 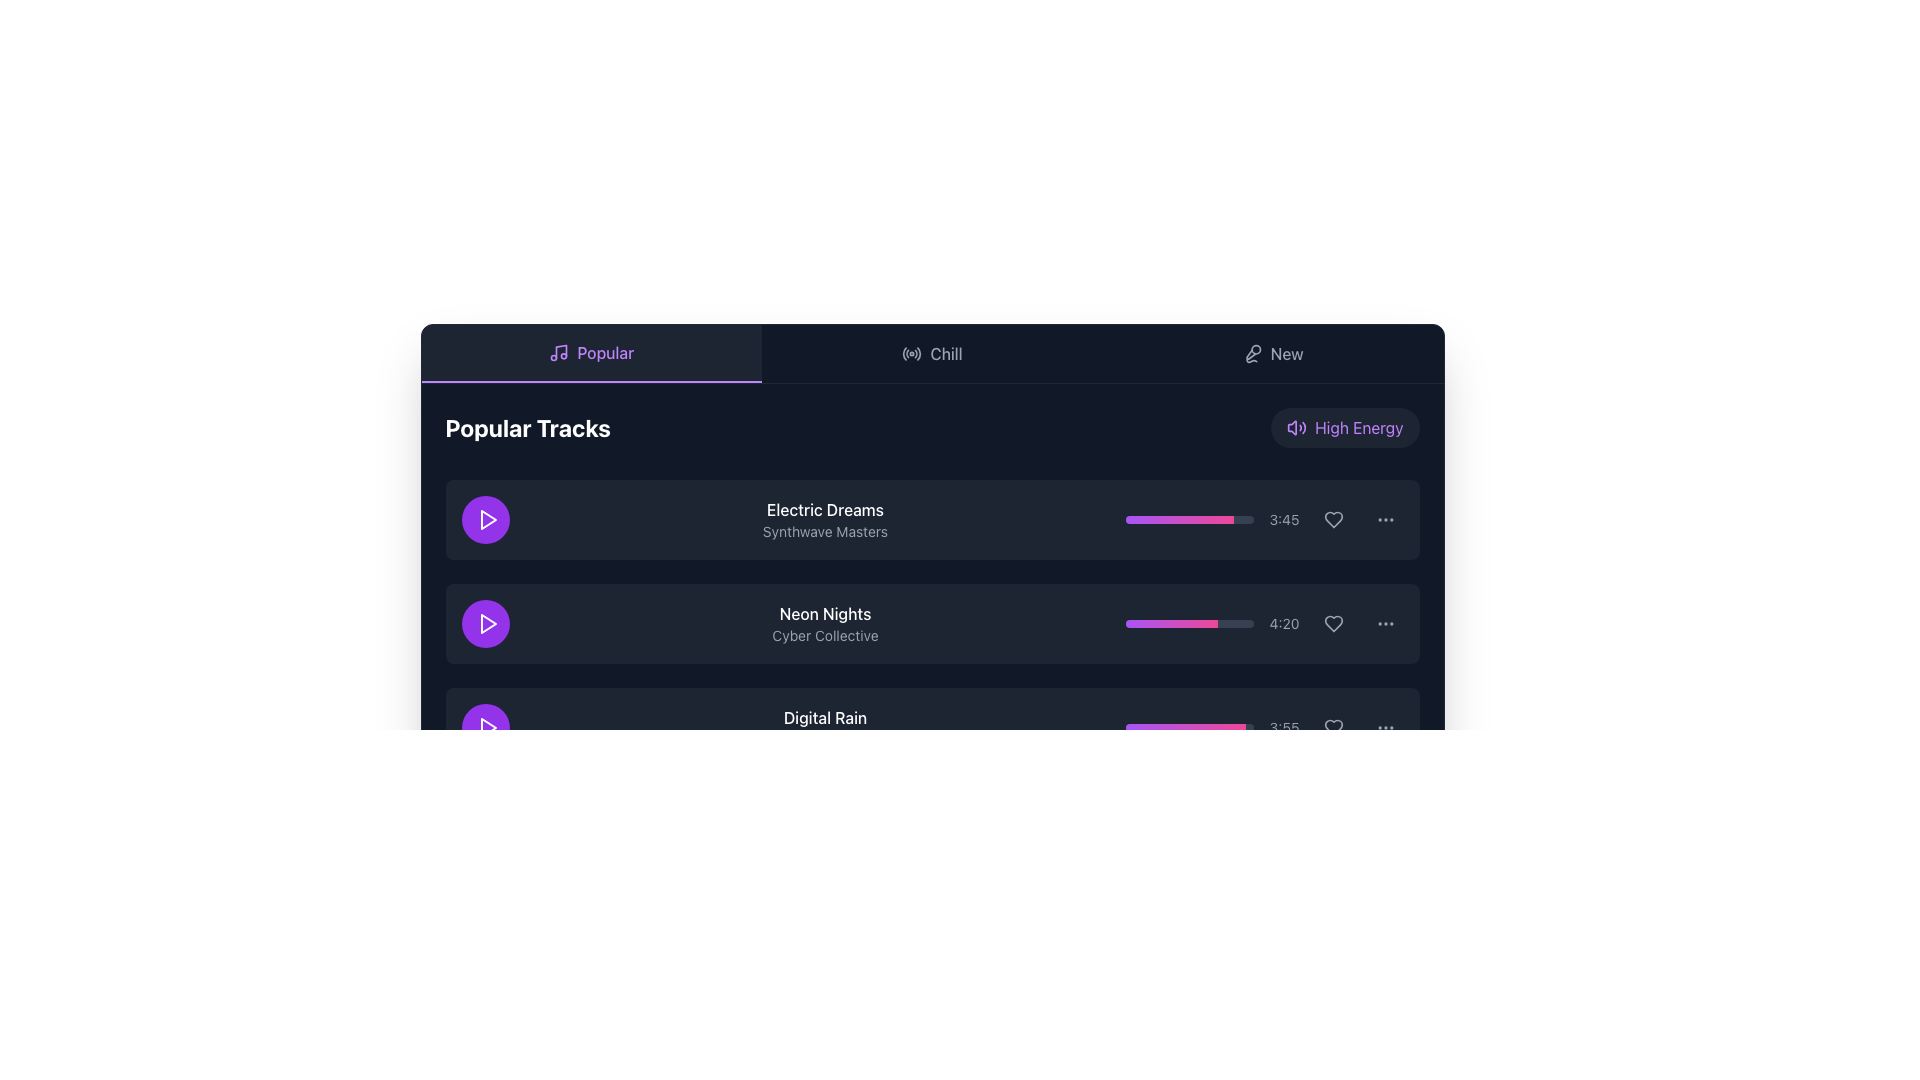 What do you see at coordinates (825, 716) in the screenshot?
I see `the prominent text label displaying 'Digital Rain'` at bounding box center [825, 716].